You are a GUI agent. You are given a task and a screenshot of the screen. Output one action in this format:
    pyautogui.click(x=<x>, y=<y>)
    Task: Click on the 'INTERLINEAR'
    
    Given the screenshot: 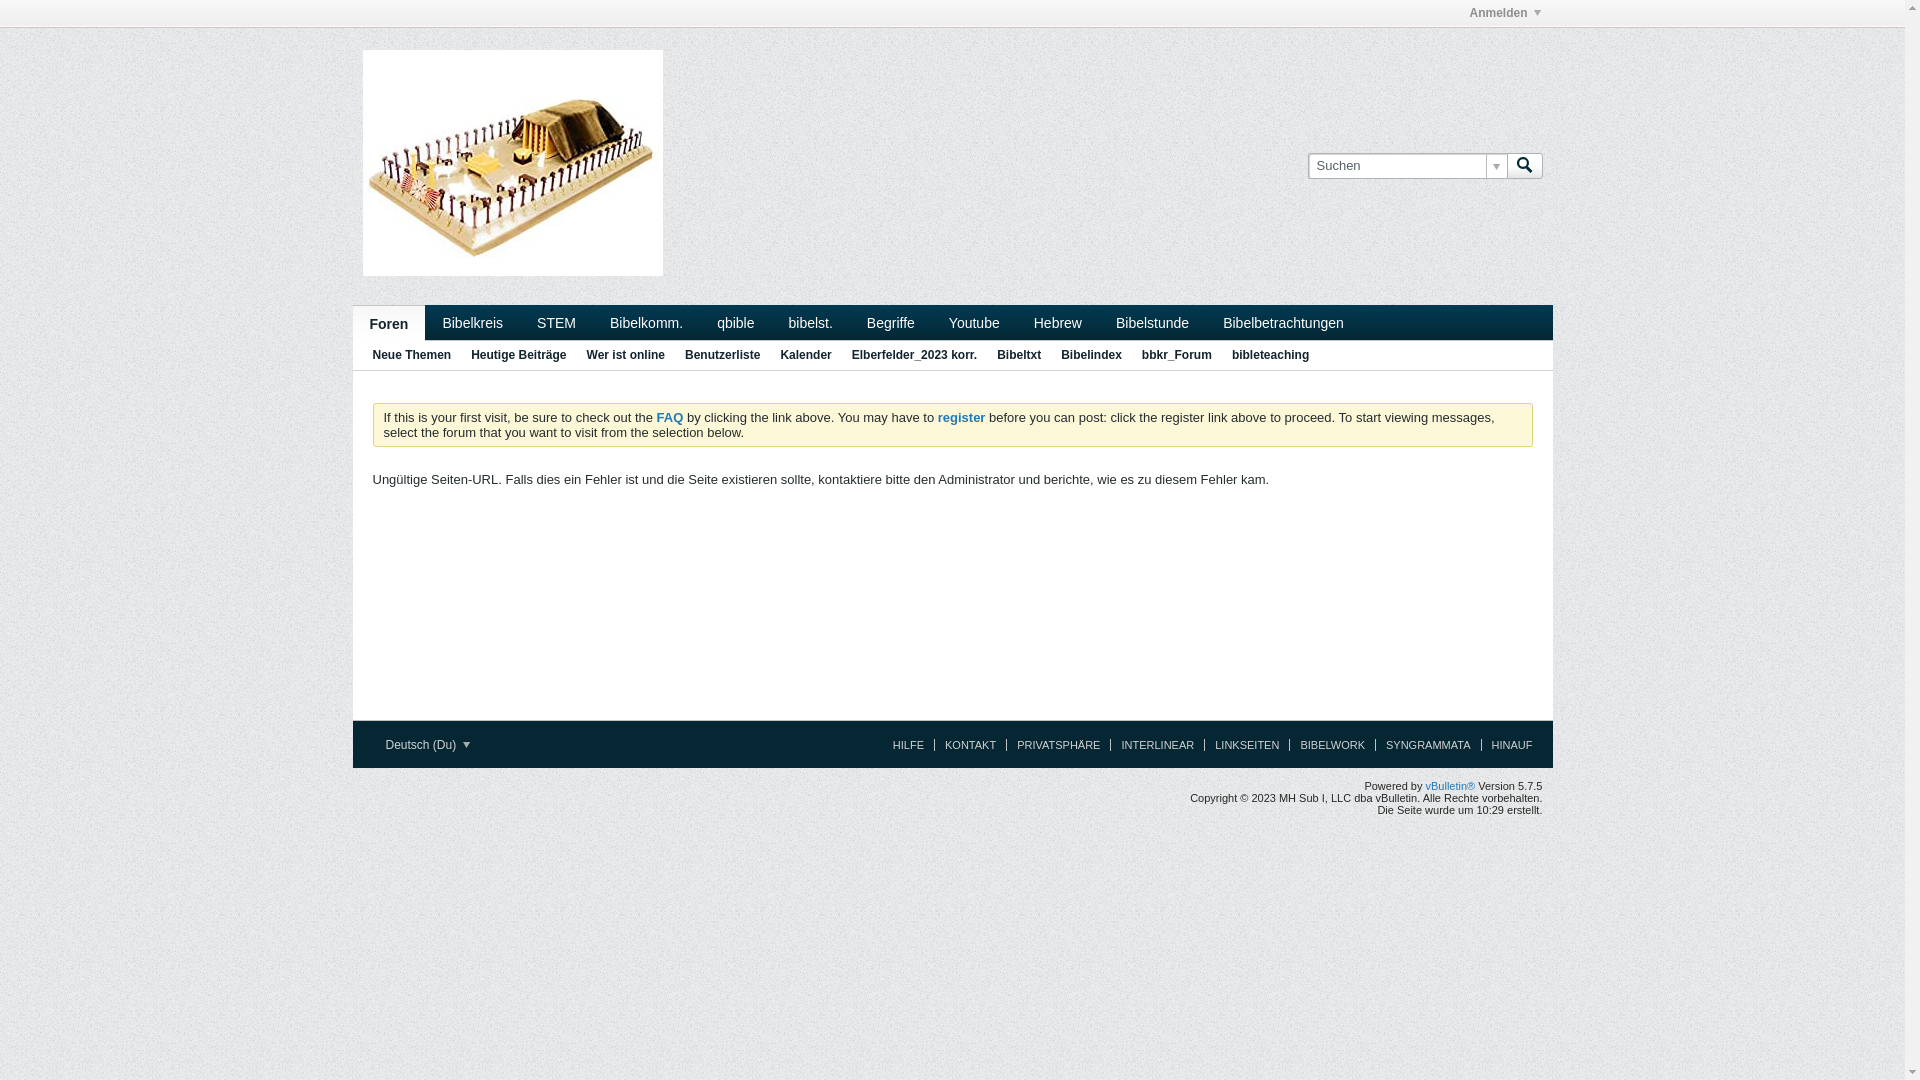 What is the action you would take?
    pyautogui.click(x=1152, y=744)
    